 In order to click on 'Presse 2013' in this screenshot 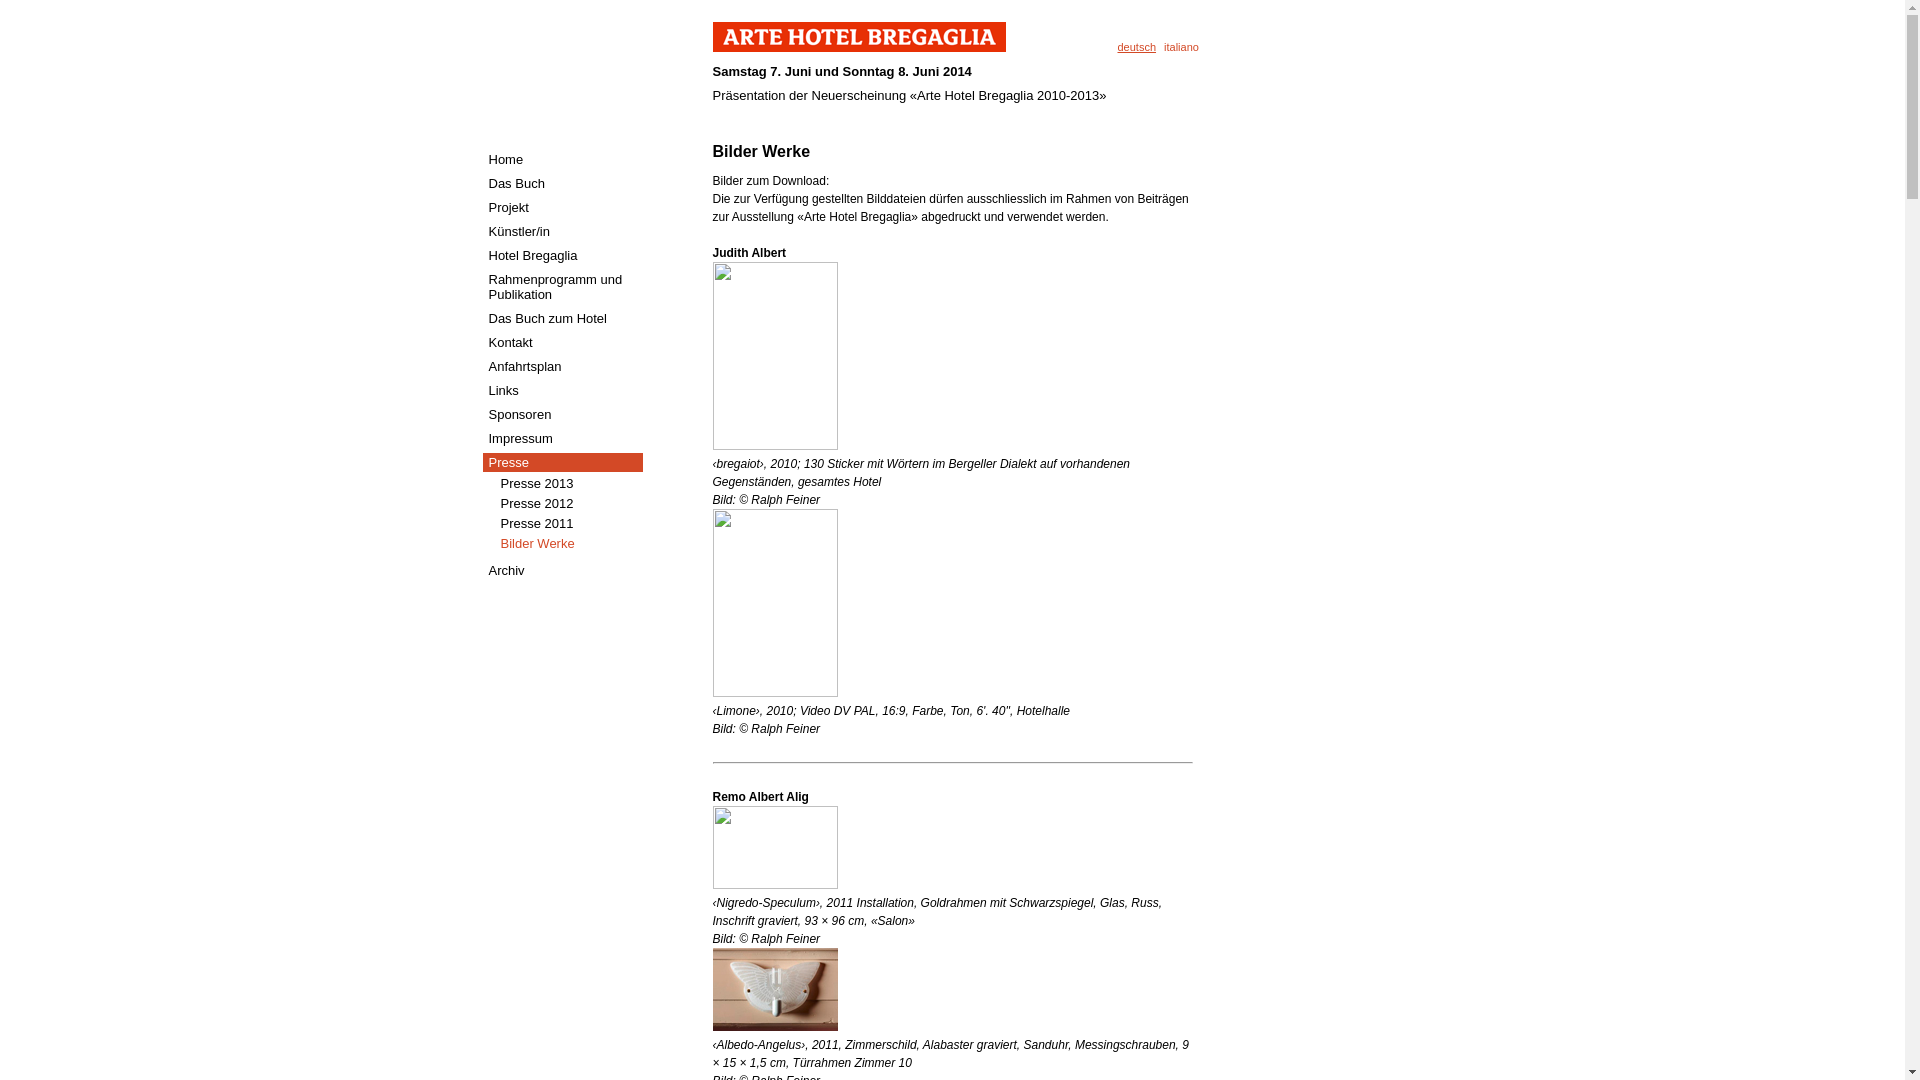, I will do `click(560, 483)`.